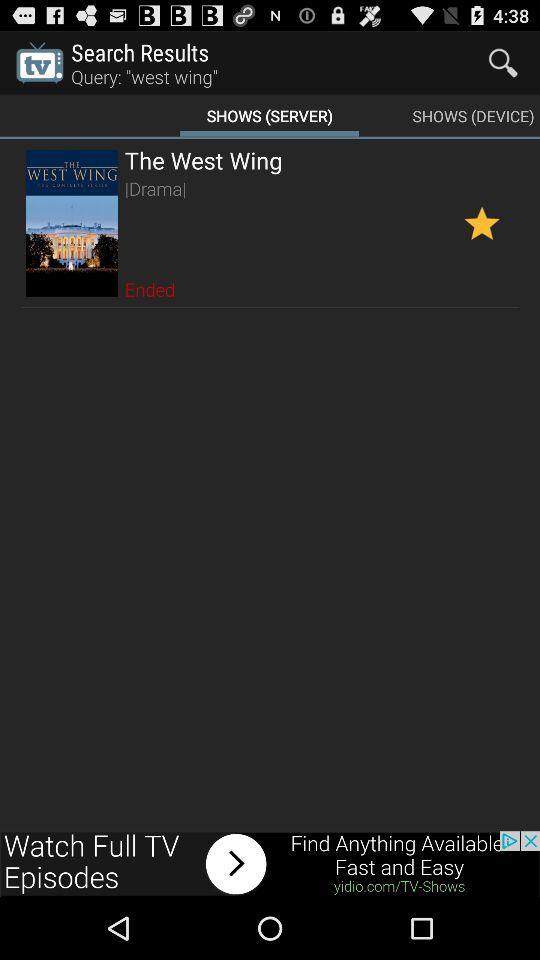  What do you see at coordinates (270, 863) in the screenshot?
I see `open advertisement` at bounding box center [270, 863].